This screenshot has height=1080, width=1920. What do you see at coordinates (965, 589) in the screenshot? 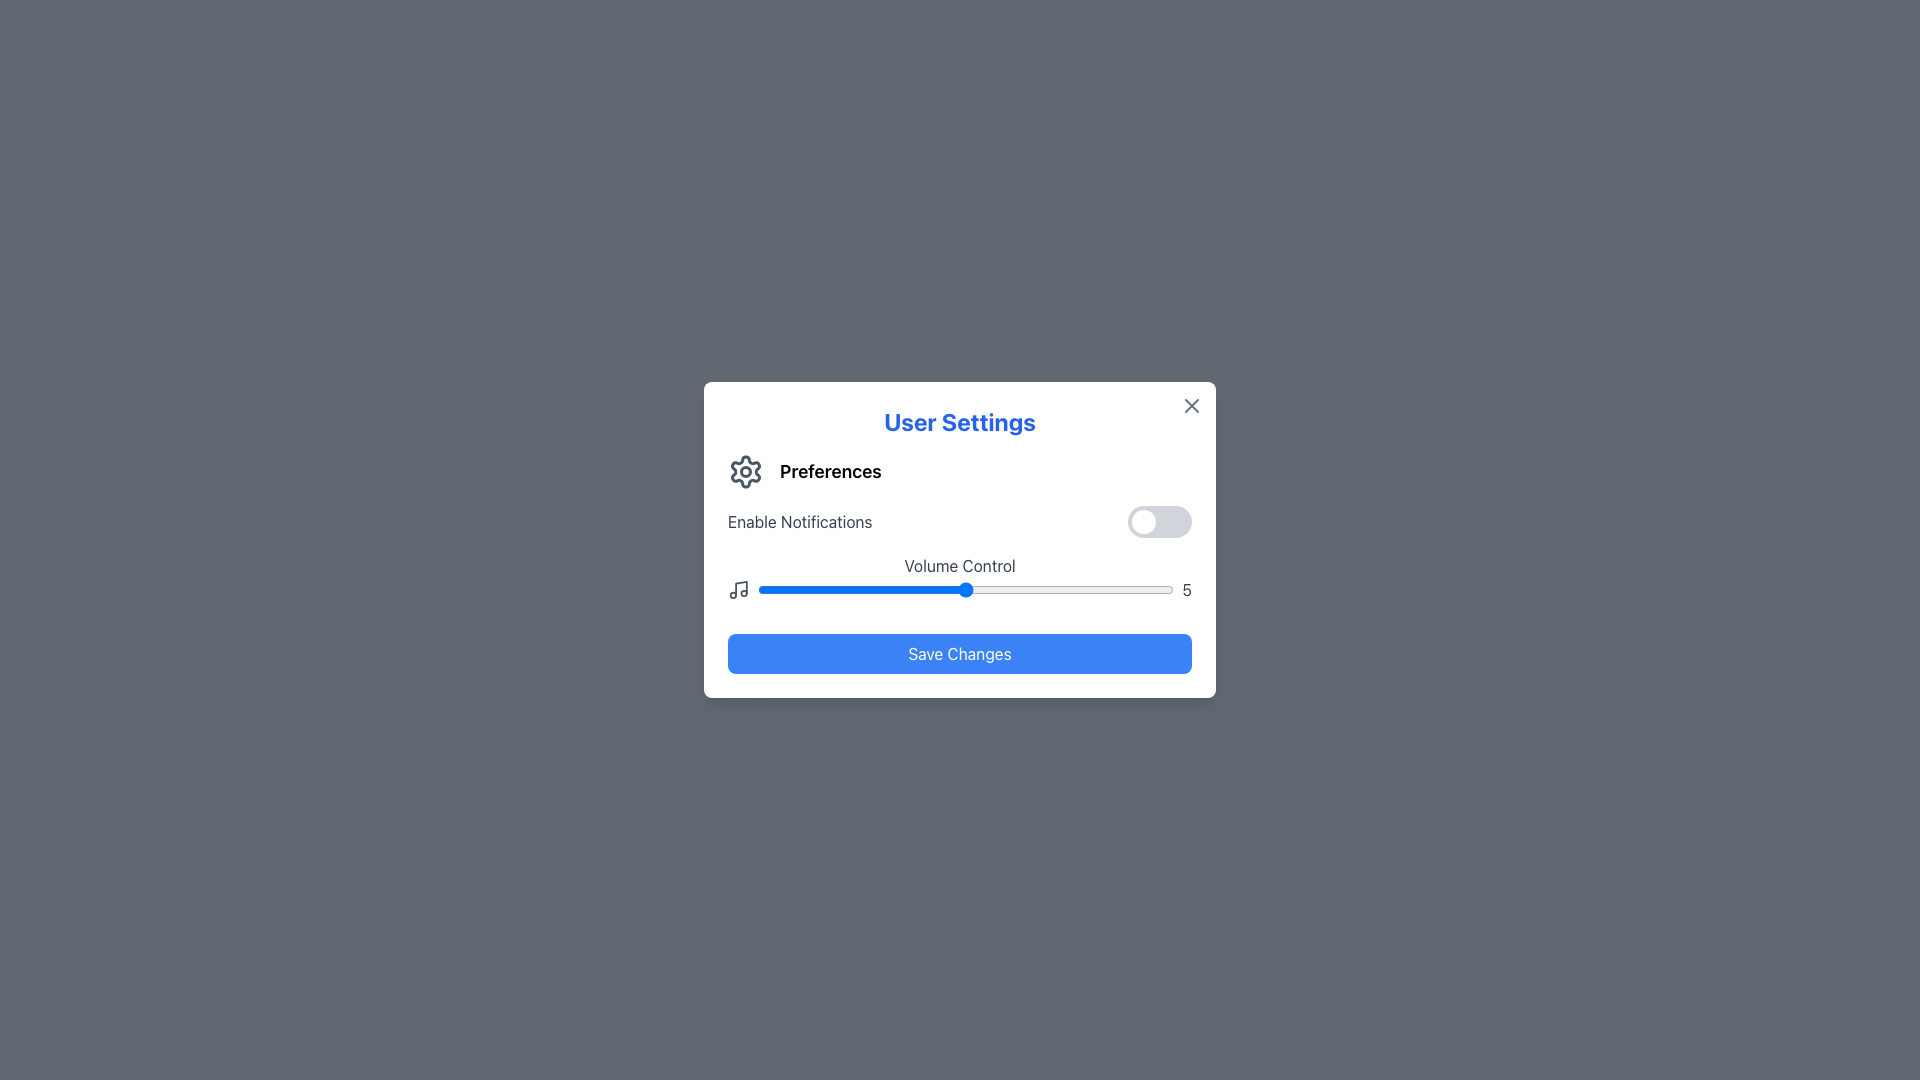
I see `the volume level` at bounding box center [965, 589].